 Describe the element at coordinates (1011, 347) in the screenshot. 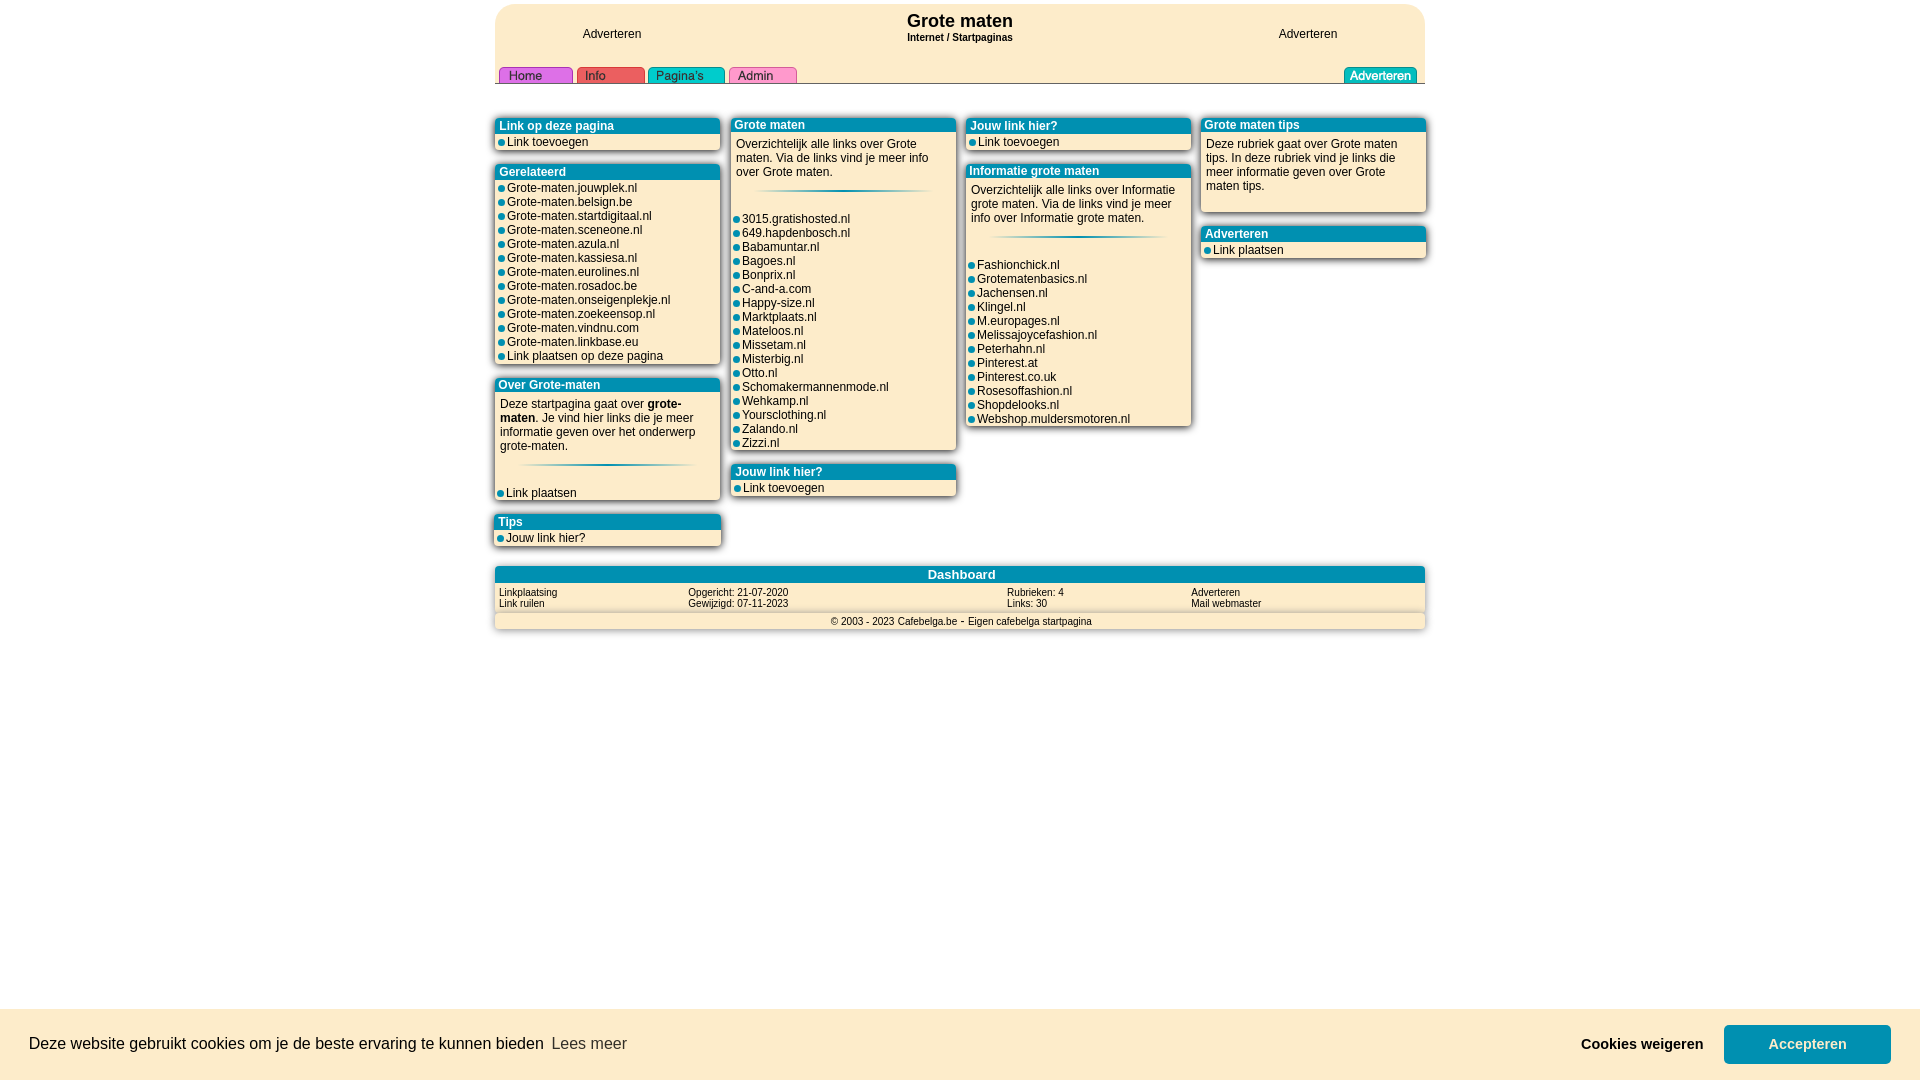

I see `'Peterhahn.nl'` at that location.